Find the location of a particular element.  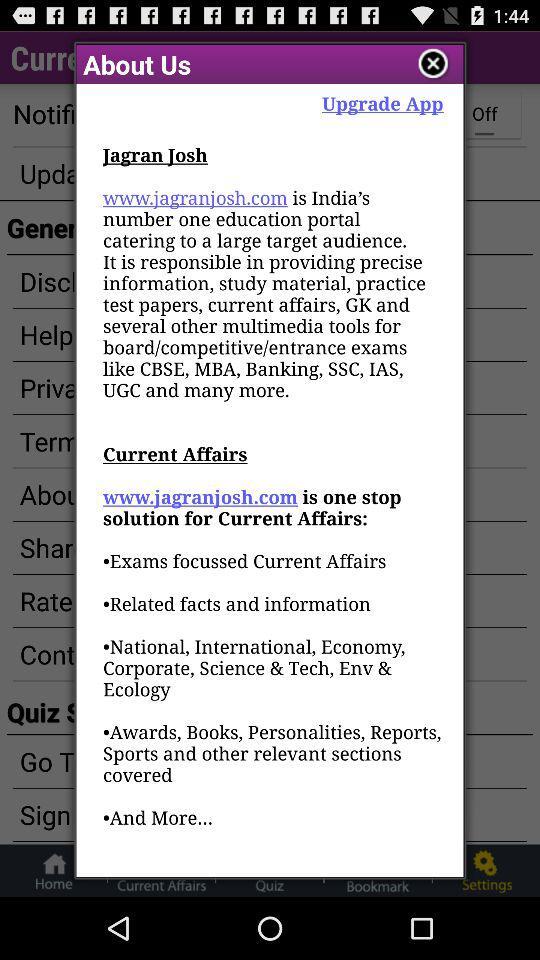

the item to the right of the about us app is located at coordinates (432, 64).